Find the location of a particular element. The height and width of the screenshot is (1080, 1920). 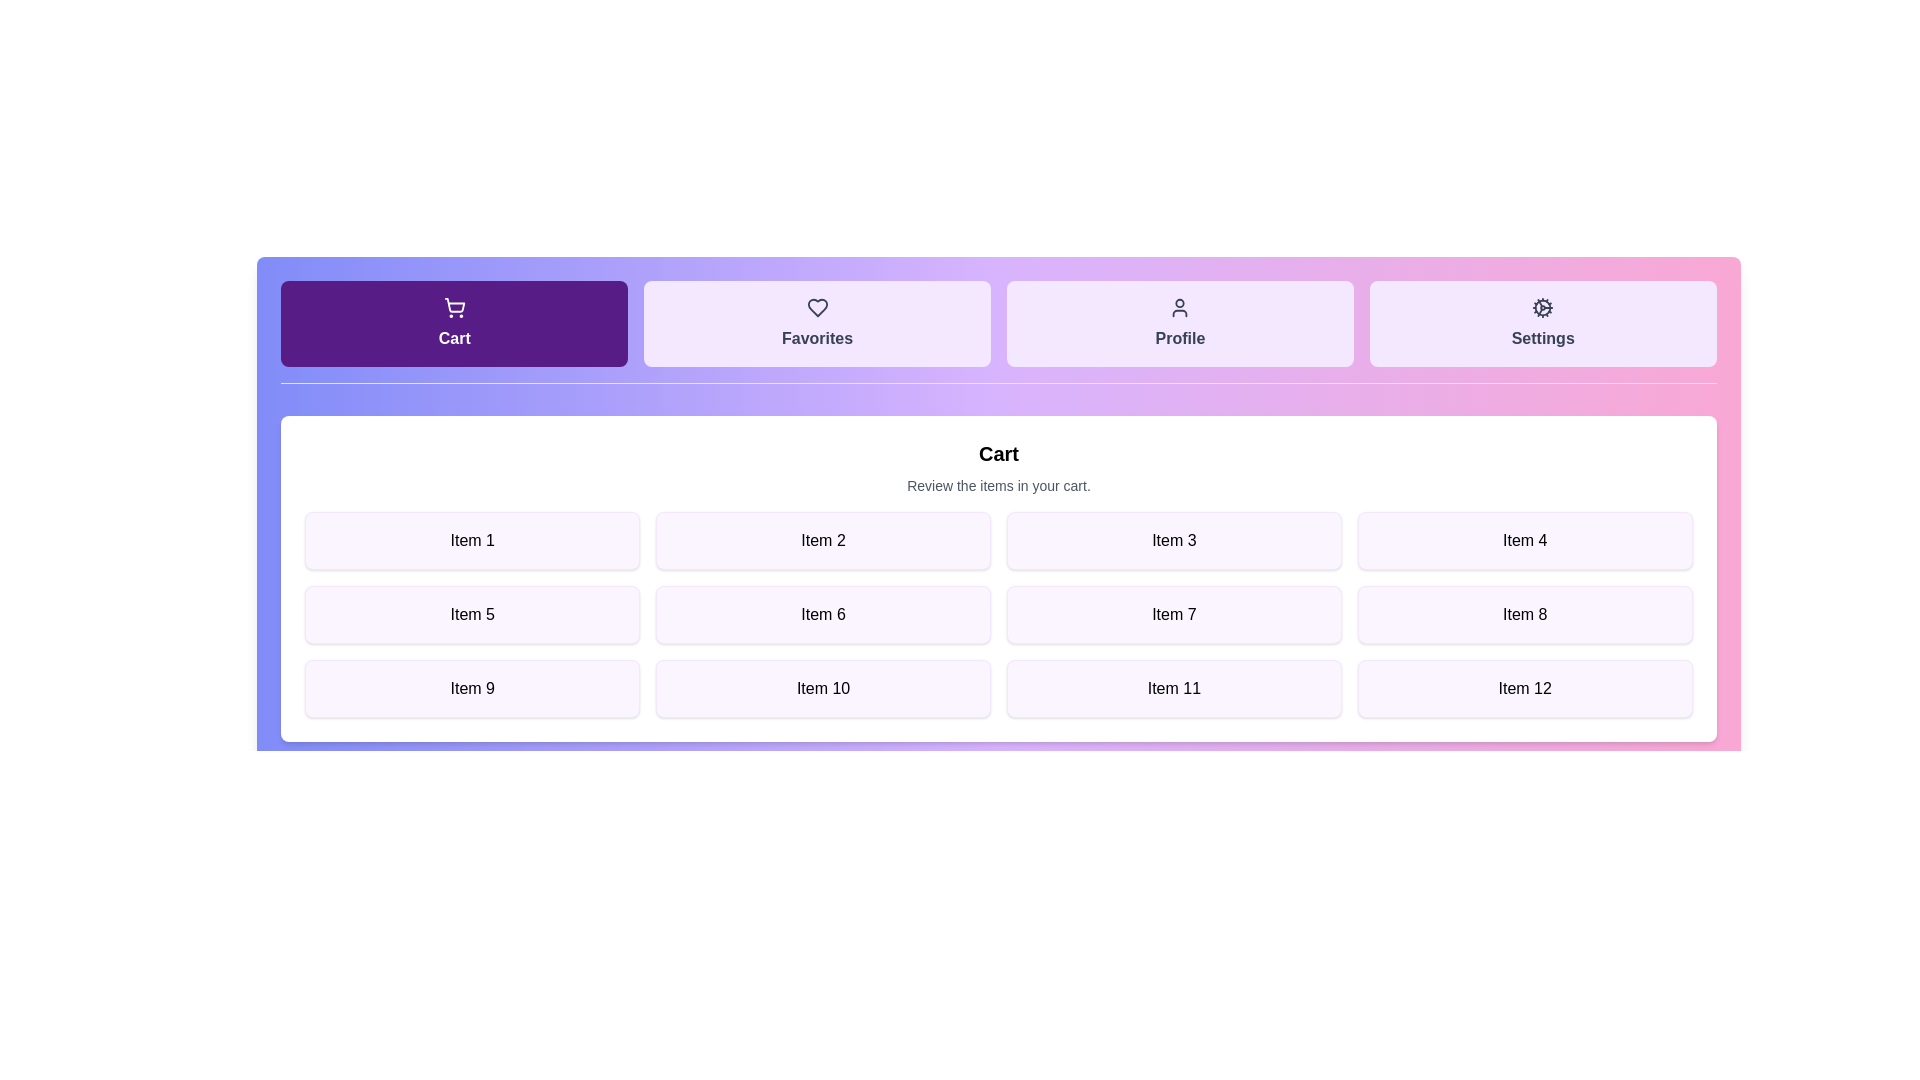

the tab labeled Profile is located at coordinates (1180, 323).